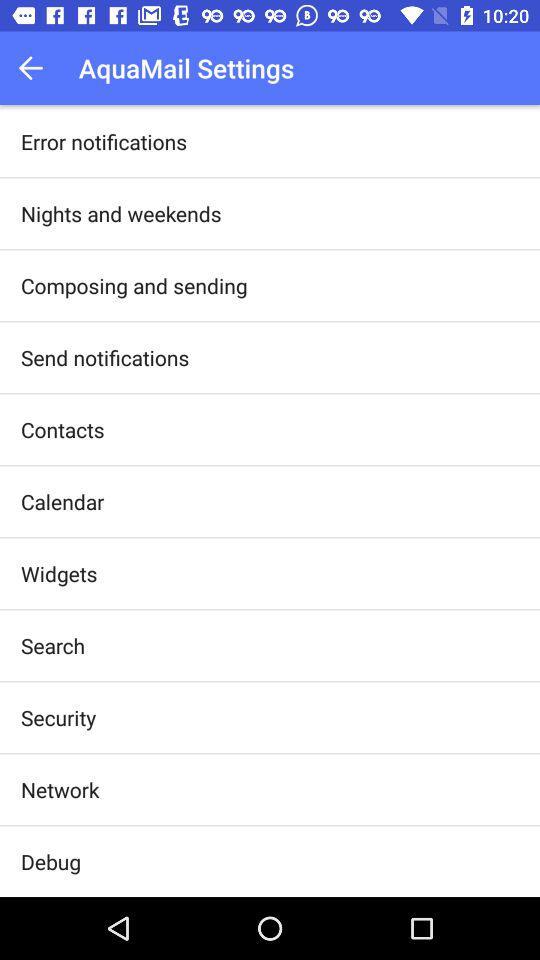  I want to click on icon below the contacts, so click(62, 500).